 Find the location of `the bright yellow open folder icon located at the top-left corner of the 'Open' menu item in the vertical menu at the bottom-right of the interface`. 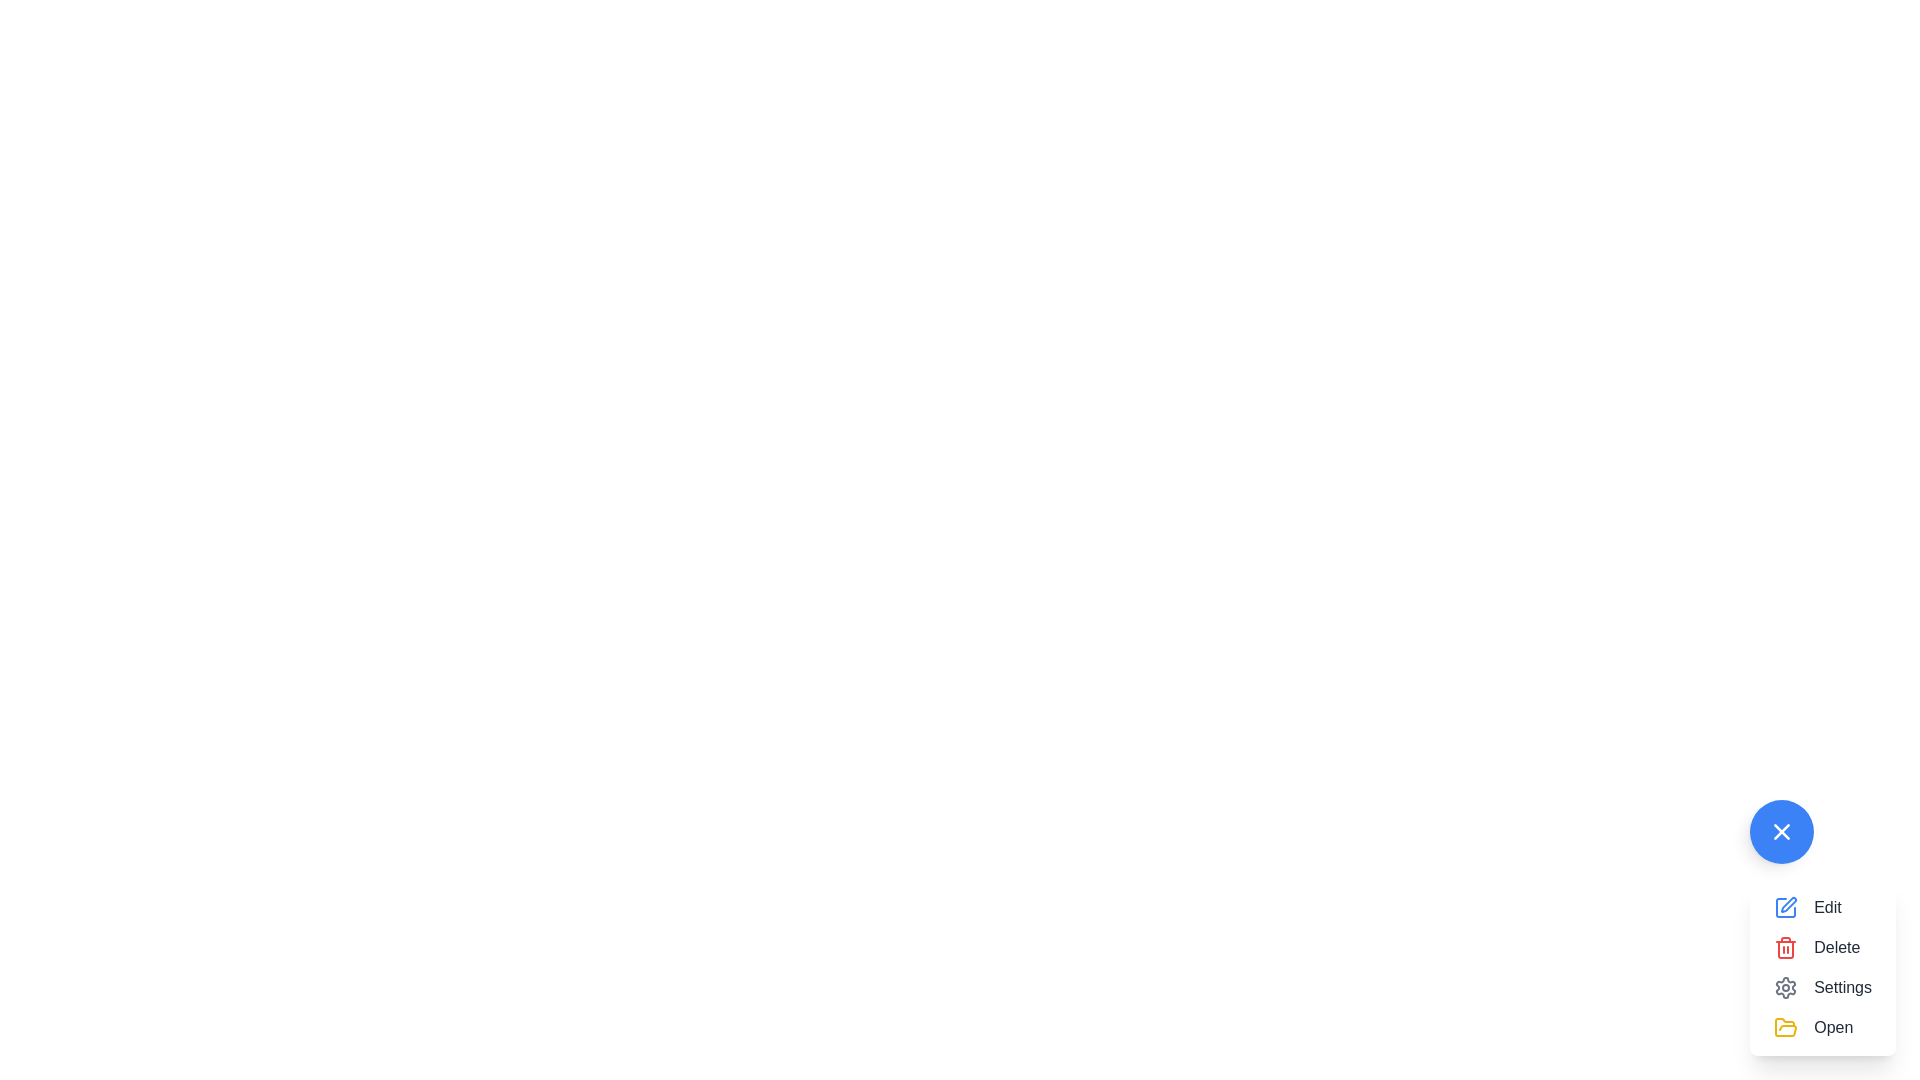

the bright yellow open folder icon located at the top-left corner of the 'Open' menu item in the vertical menu at the bottom-right of the interface is located at coordinates (1786, 1028).